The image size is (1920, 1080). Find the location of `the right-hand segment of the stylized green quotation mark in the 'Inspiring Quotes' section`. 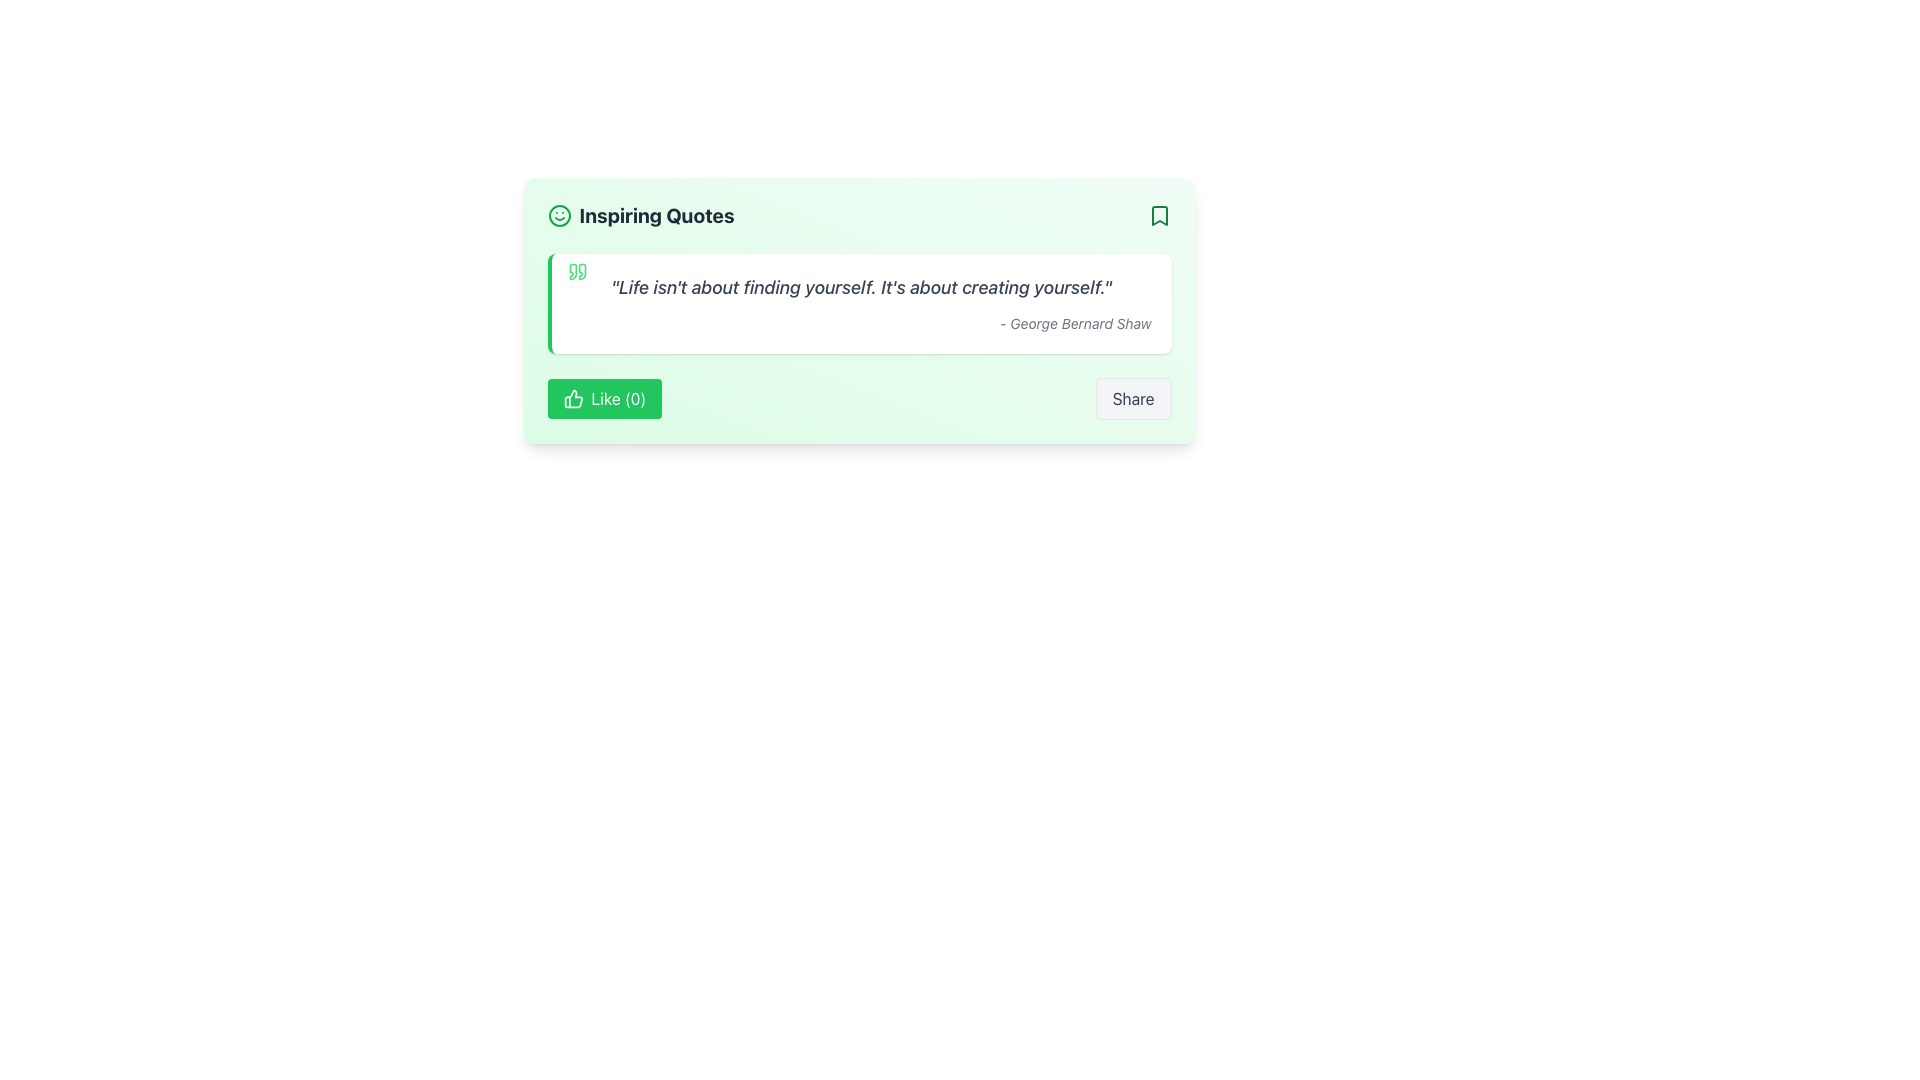

the right-hand segment of the stylized green quotation mark in the 'Inspiring Quotes' section is located at coordinates (581, 272).